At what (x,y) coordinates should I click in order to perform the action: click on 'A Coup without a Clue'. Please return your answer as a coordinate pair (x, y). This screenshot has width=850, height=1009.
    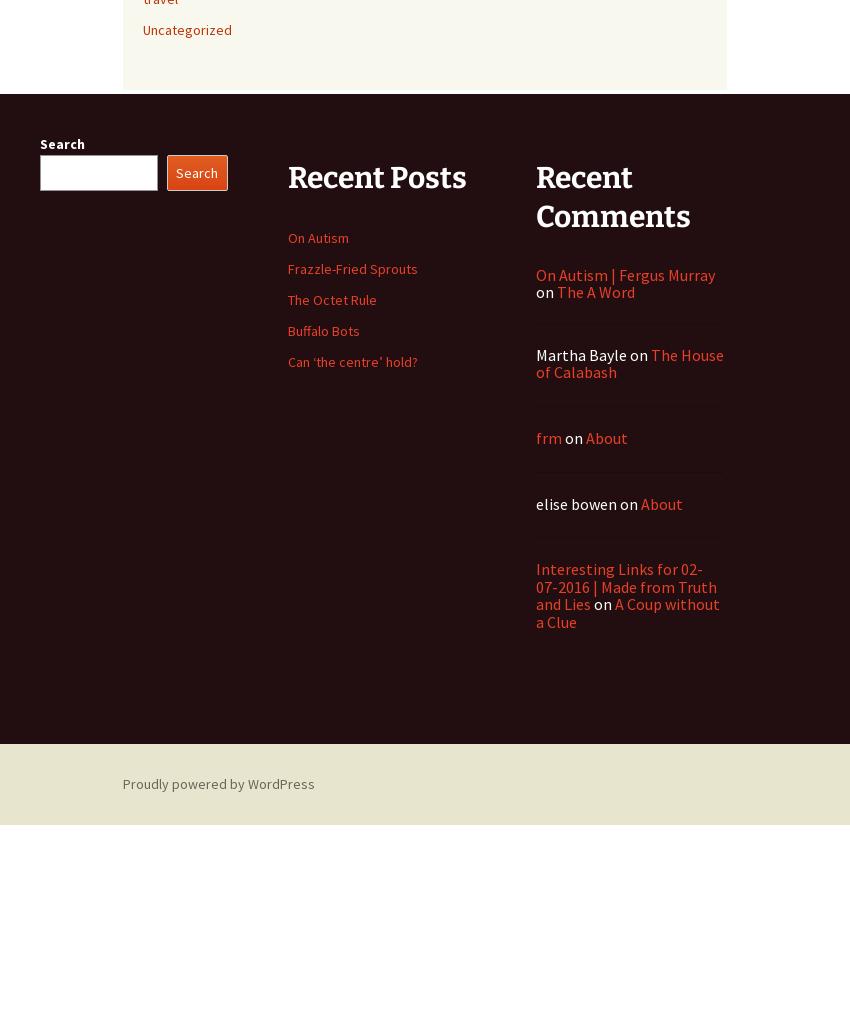
    Looking at the image, I should click on (535, 612).